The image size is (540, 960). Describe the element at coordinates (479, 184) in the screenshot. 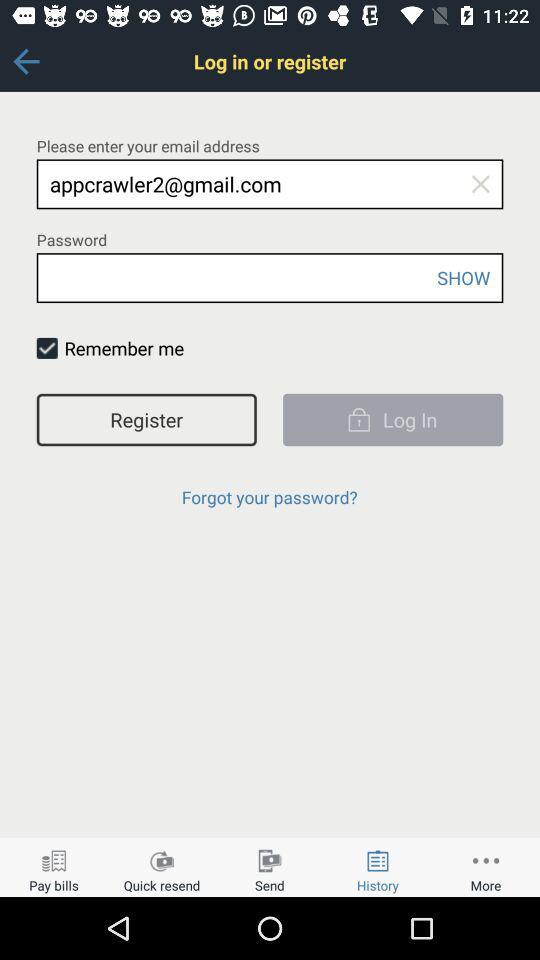

I see `the close icon` at that location.